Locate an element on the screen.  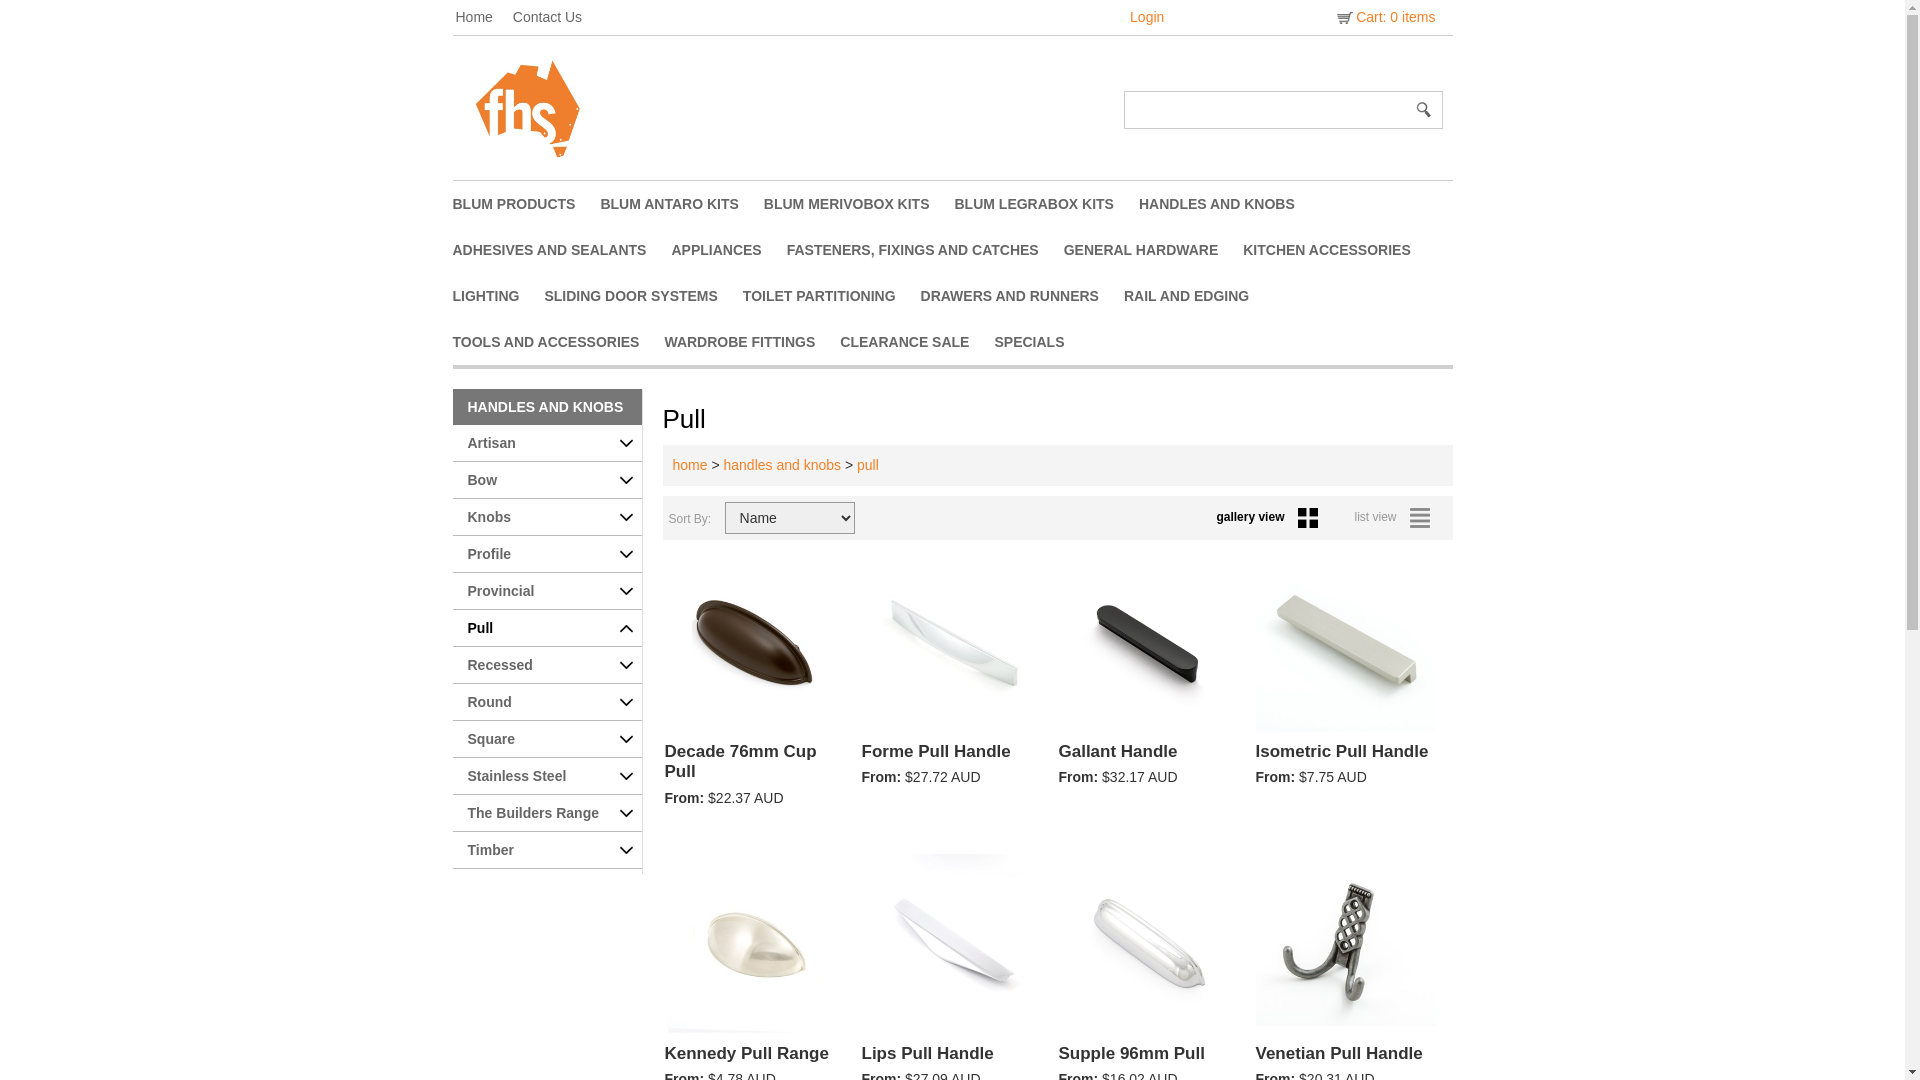
'Provincial' is located at coordinates (546, 590).